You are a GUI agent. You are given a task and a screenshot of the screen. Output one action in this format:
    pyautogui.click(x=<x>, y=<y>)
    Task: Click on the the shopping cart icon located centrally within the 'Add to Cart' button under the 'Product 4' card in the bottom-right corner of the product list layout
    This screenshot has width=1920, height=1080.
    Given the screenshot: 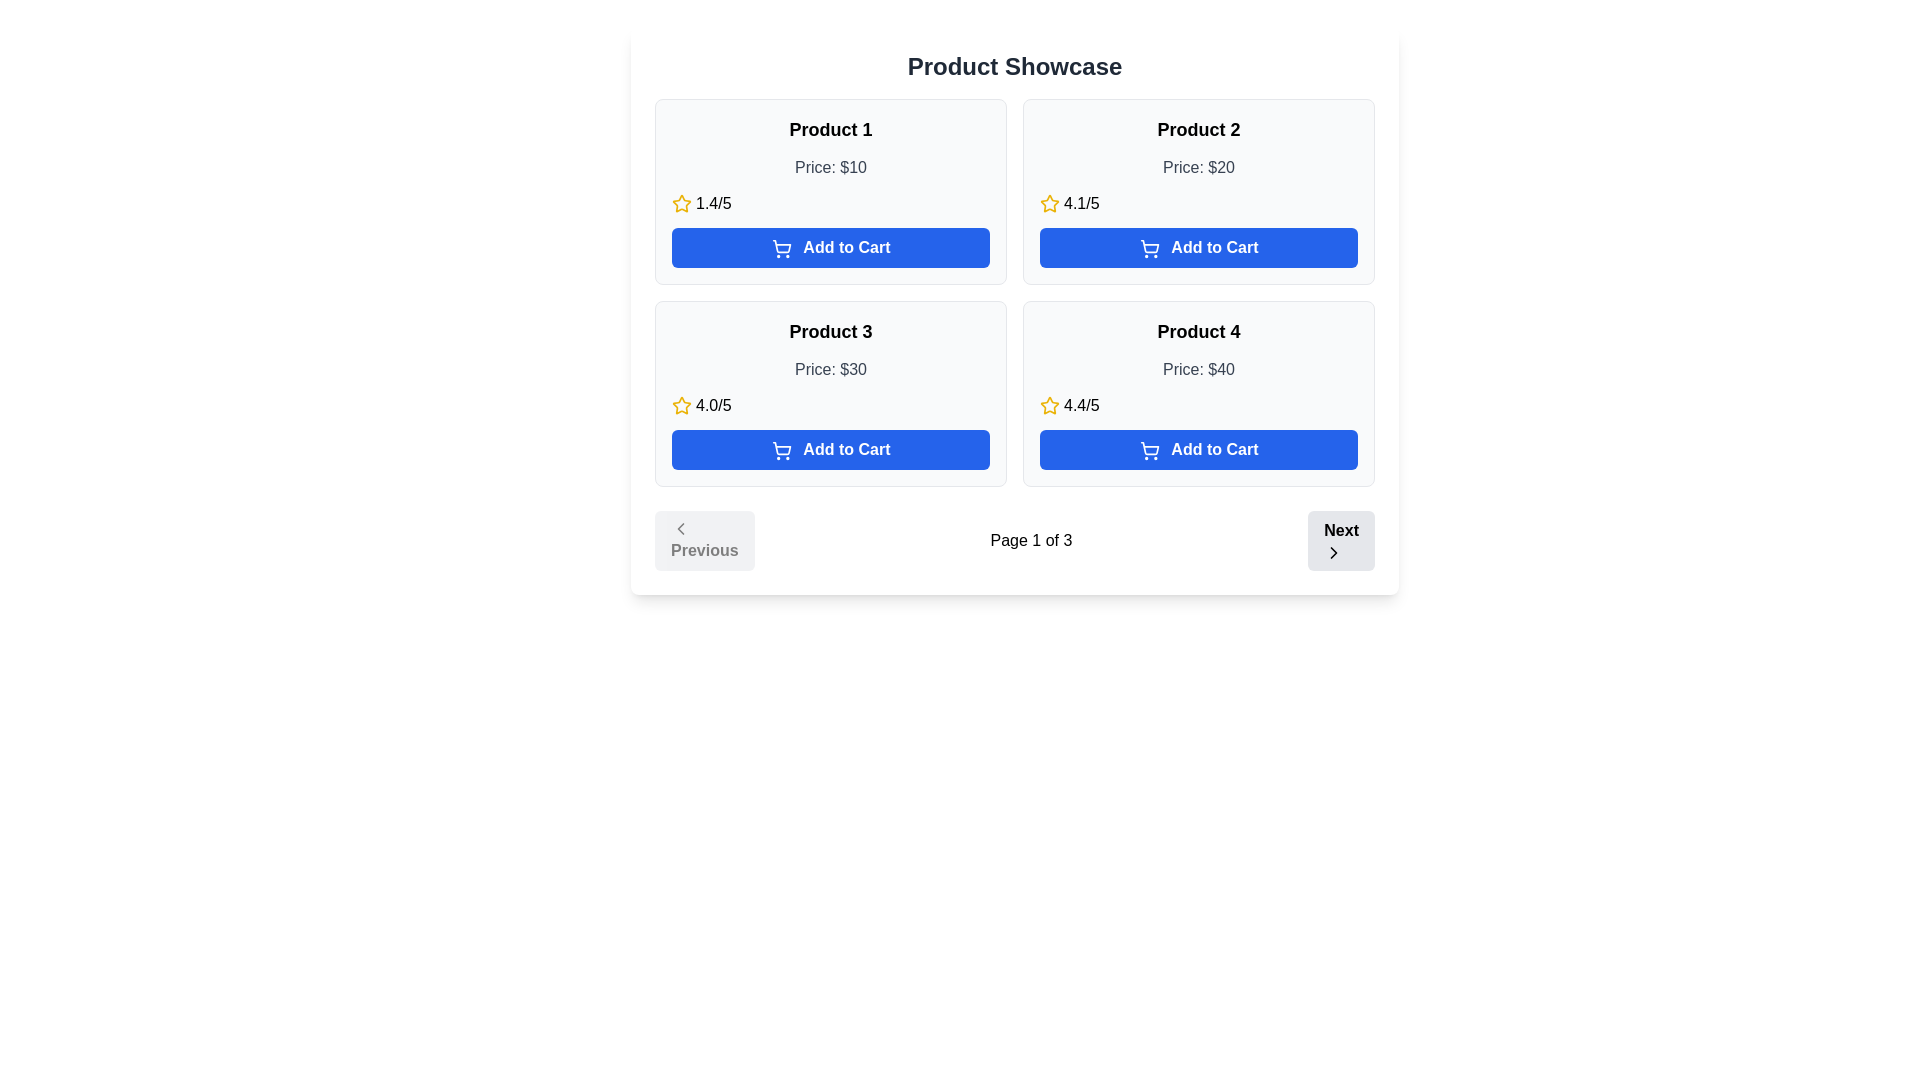 What is the action you would take?
    pyautogui.click(x=1149, y=447)
    